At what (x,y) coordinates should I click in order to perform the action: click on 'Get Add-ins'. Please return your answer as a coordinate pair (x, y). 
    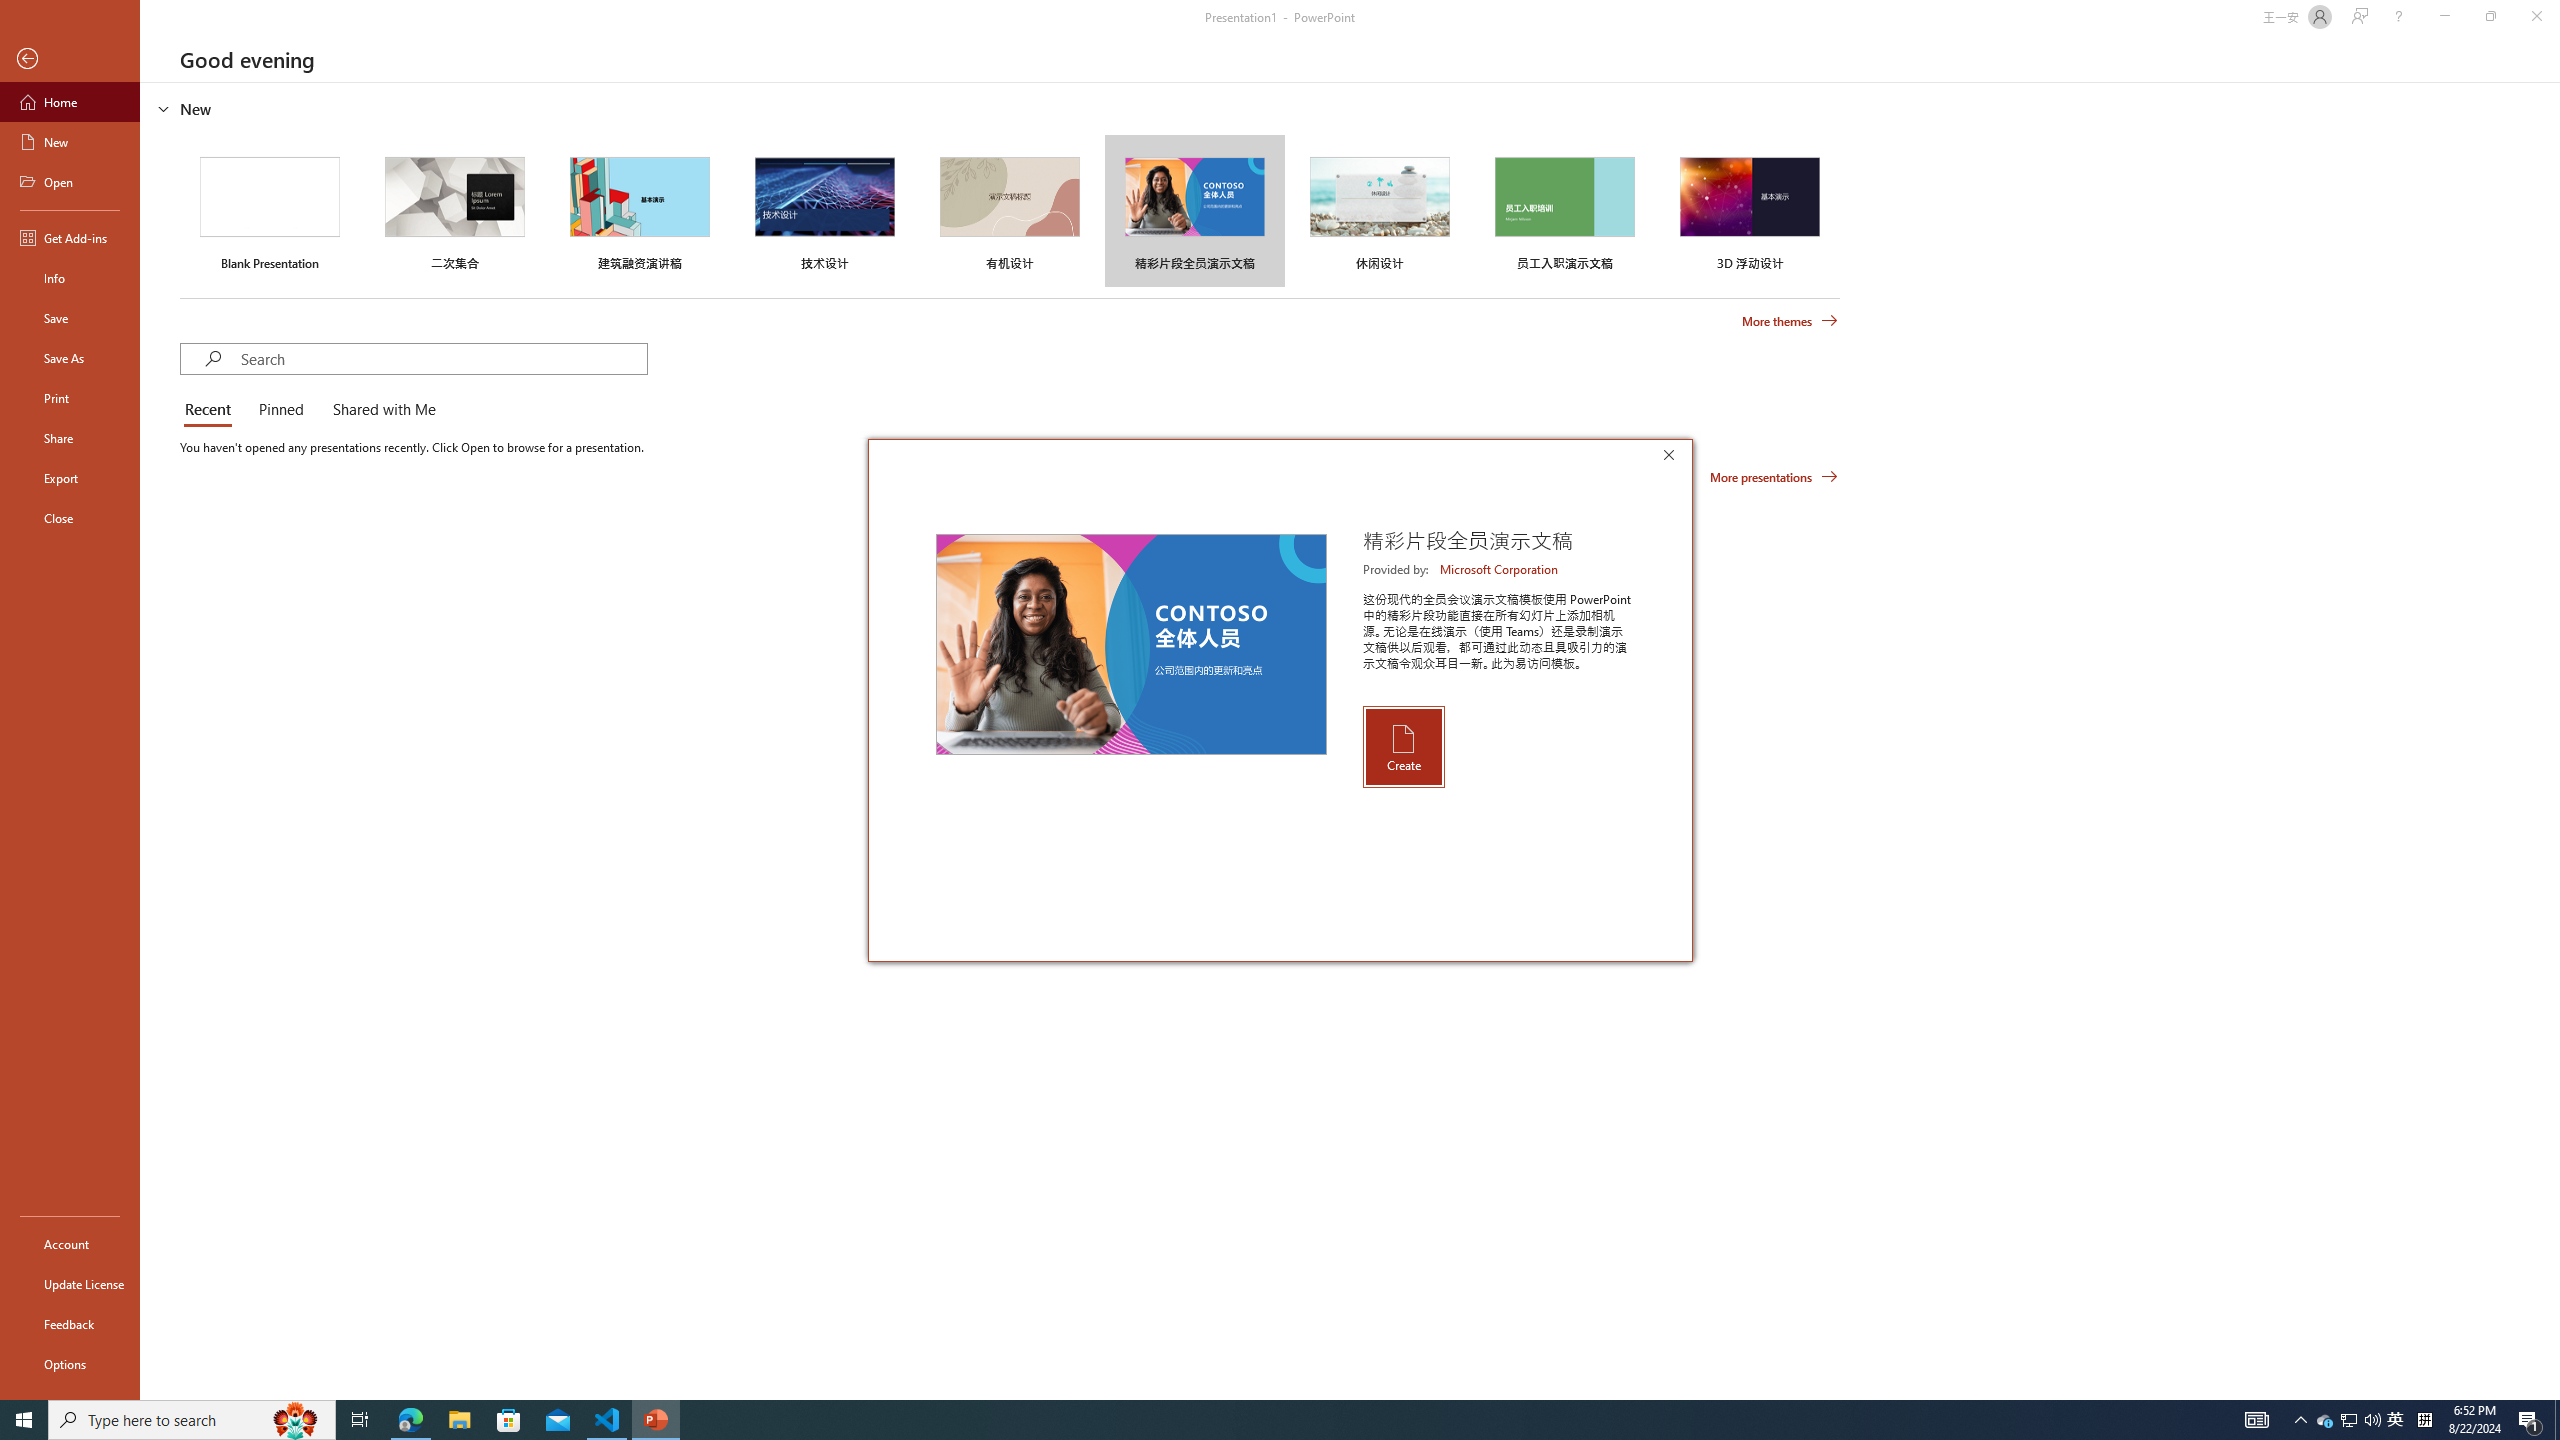
    Looking at the image, I should click on (69, 237).